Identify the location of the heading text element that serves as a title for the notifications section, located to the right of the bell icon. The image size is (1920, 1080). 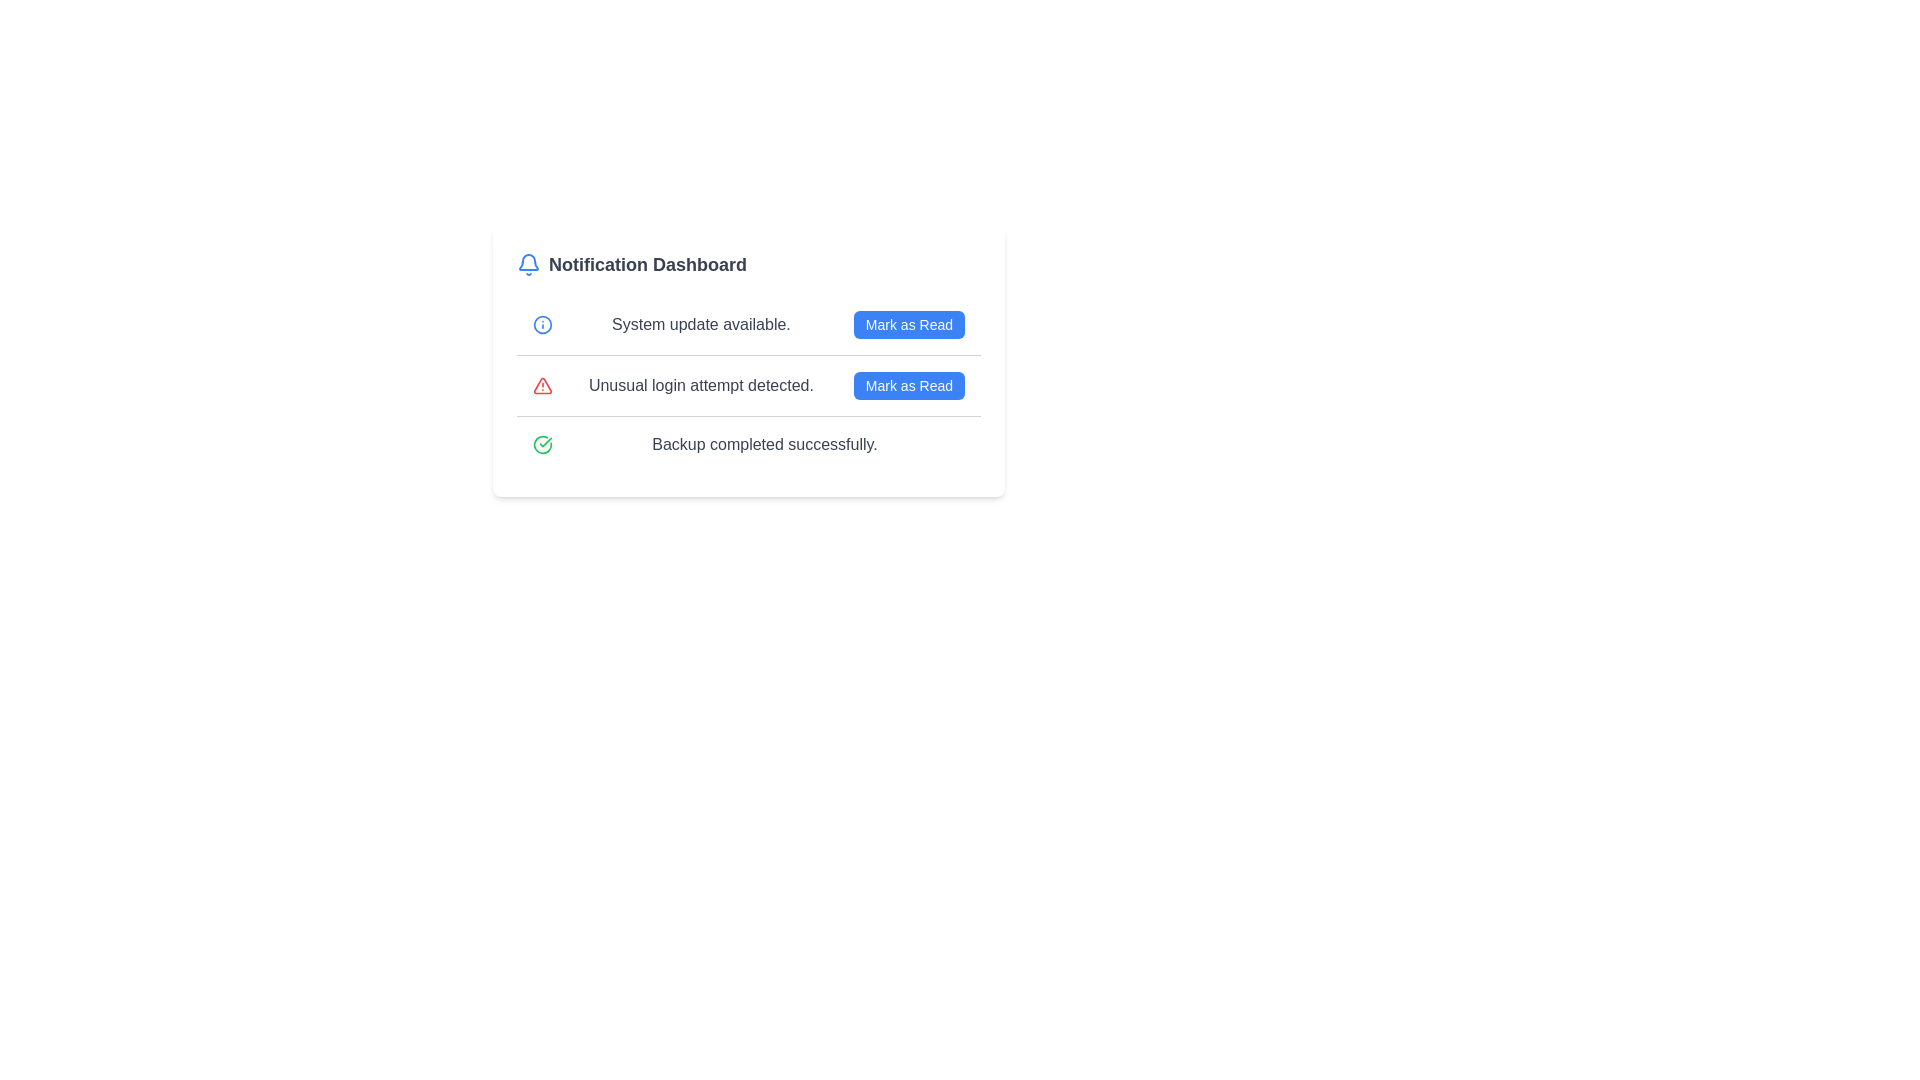
(648, 264).